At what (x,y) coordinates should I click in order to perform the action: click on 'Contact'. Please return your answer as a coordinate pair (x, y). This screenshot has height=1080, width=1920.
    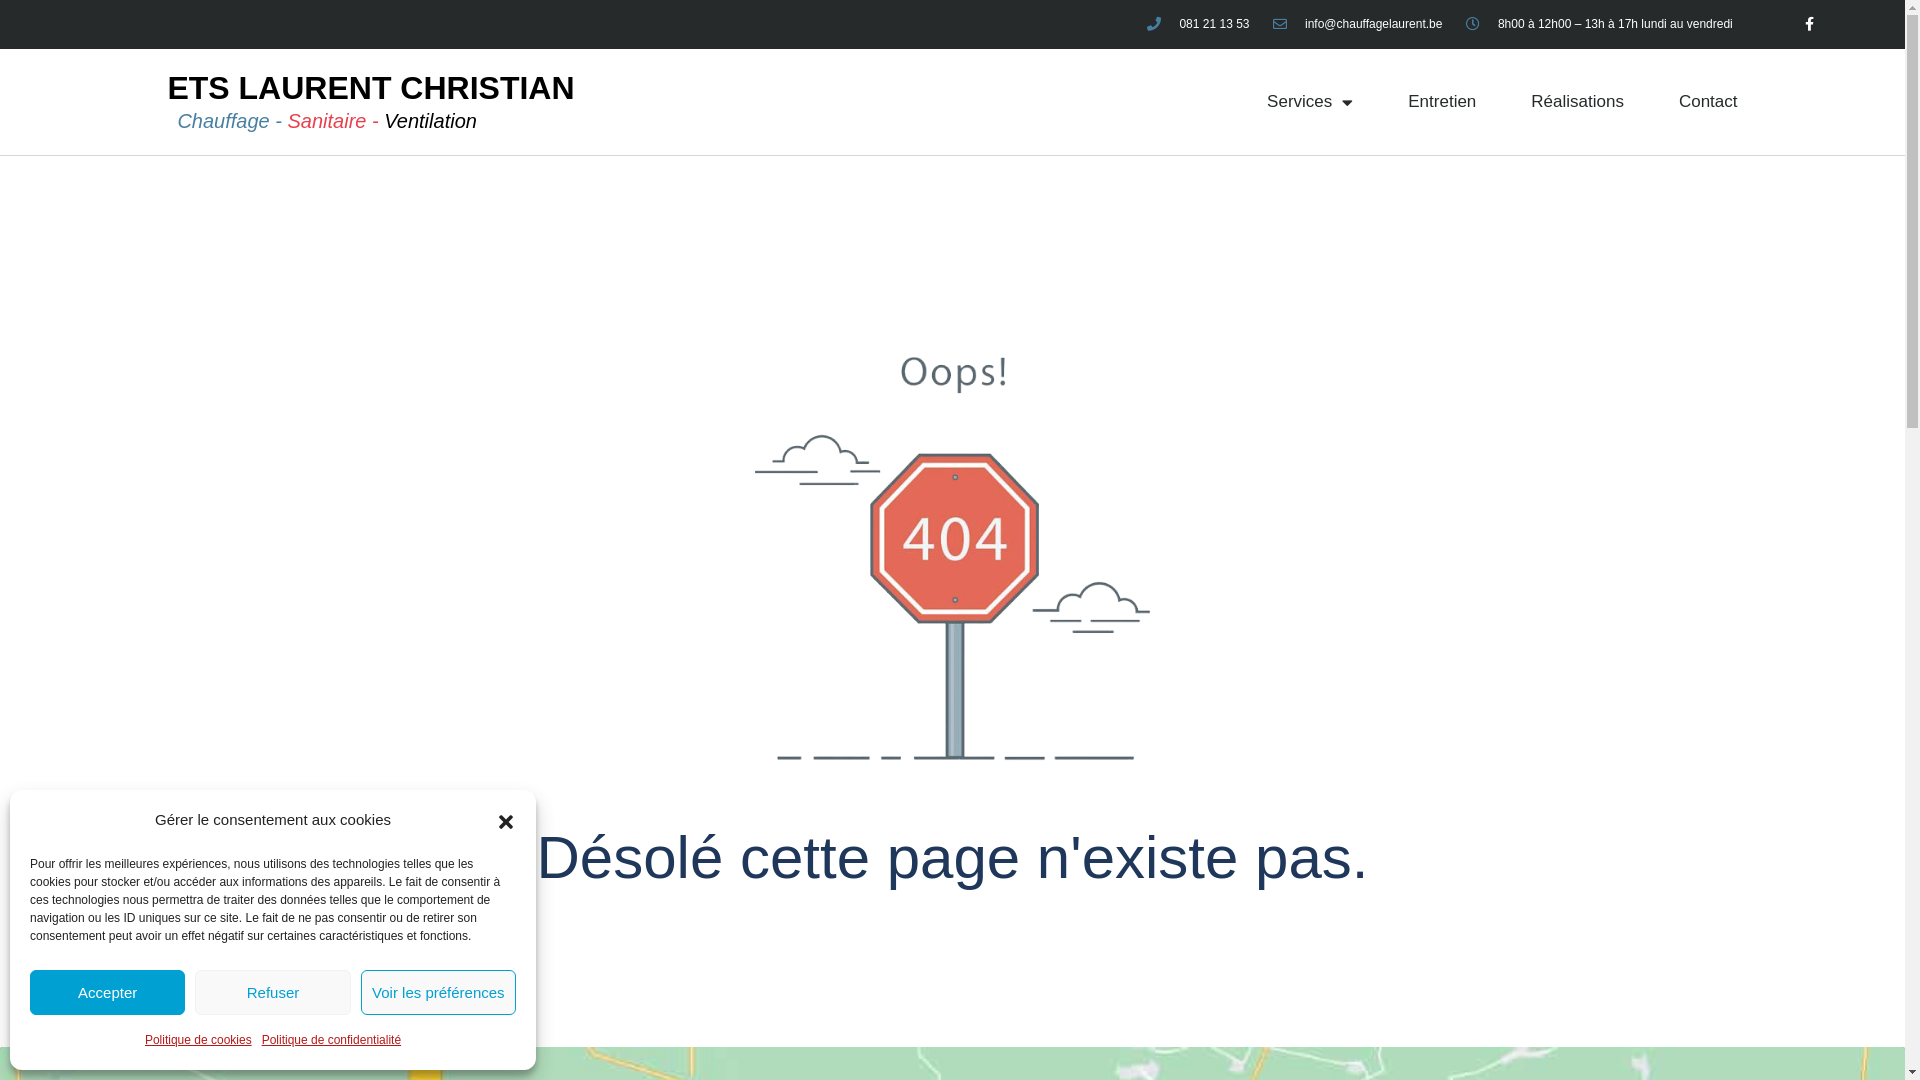
    Looking at the image, I should click on (1659, 101).